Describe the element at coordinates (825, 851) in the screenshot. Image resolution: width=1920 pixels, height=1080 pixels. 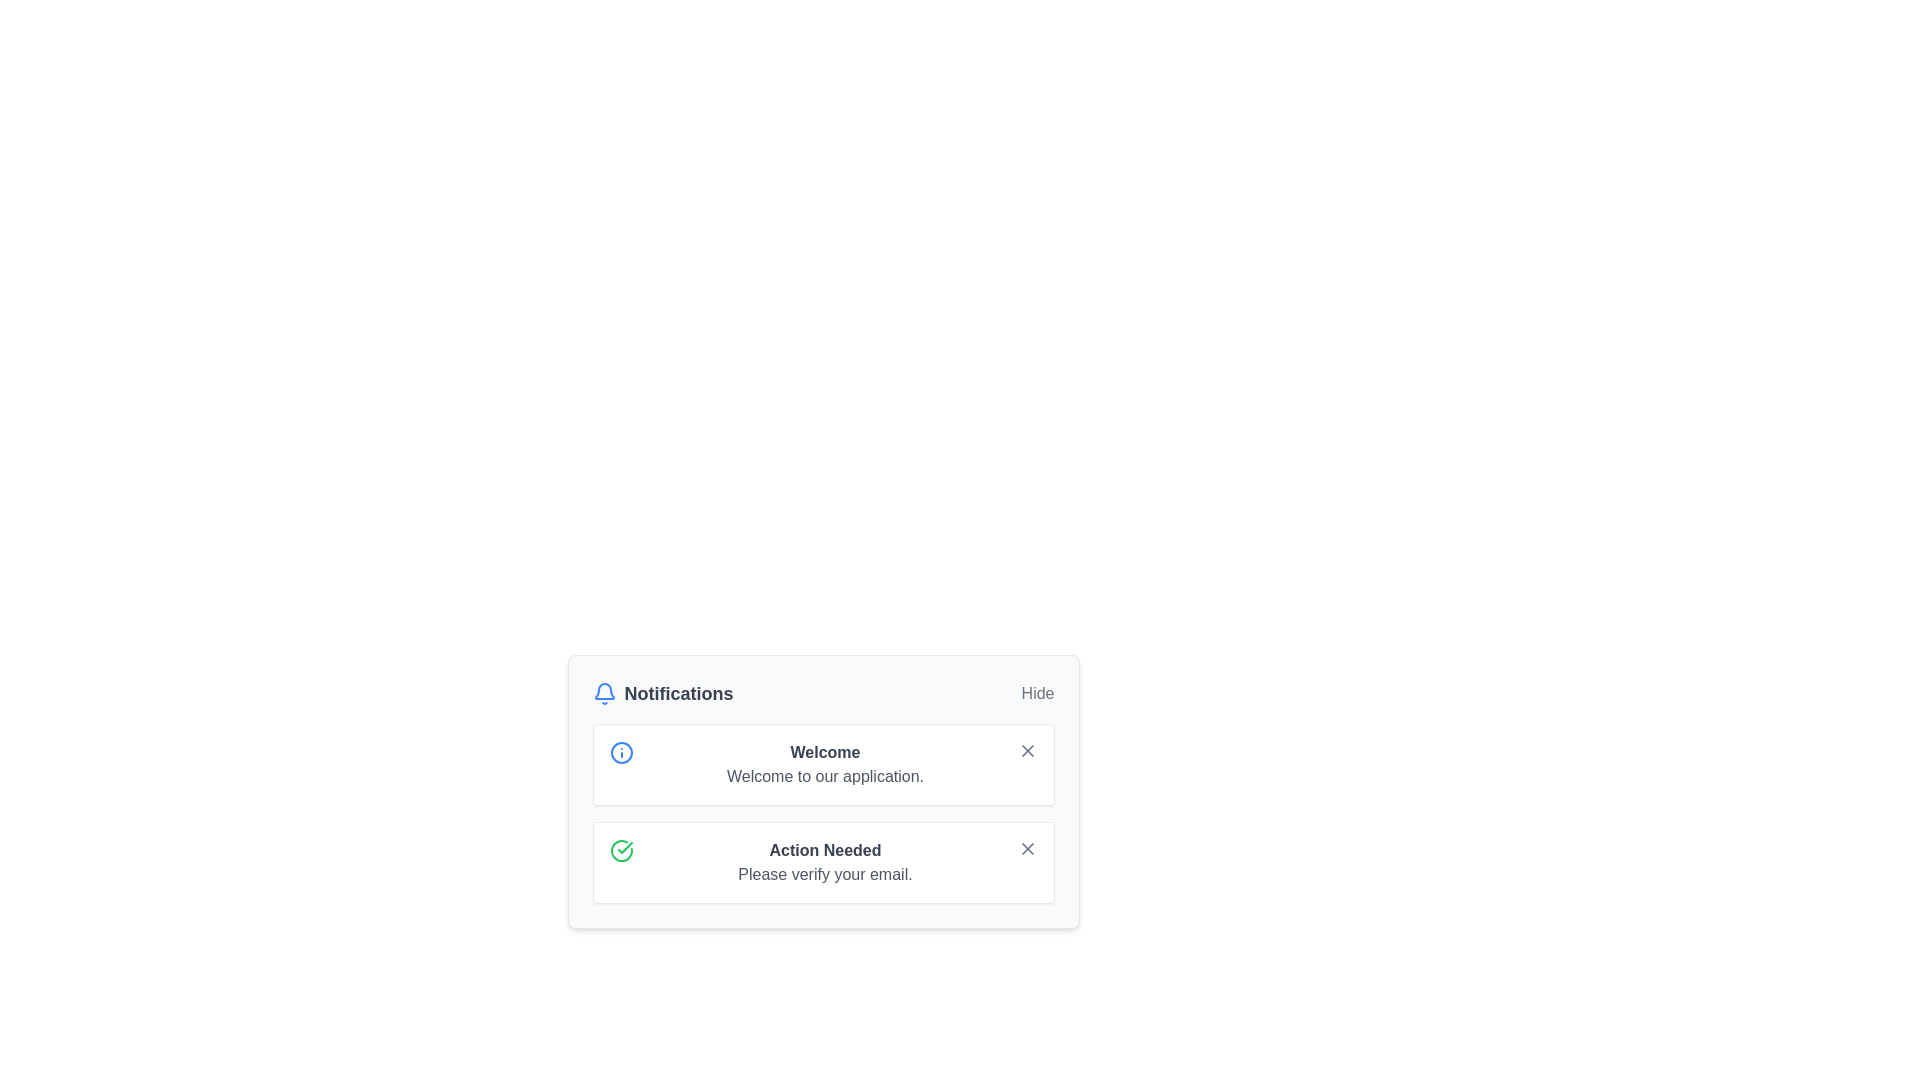
I see `the bold textual header displaying 'Action Needed' in dark gray, located above the supporting text and to the right of a green checkmark icon` at that location.